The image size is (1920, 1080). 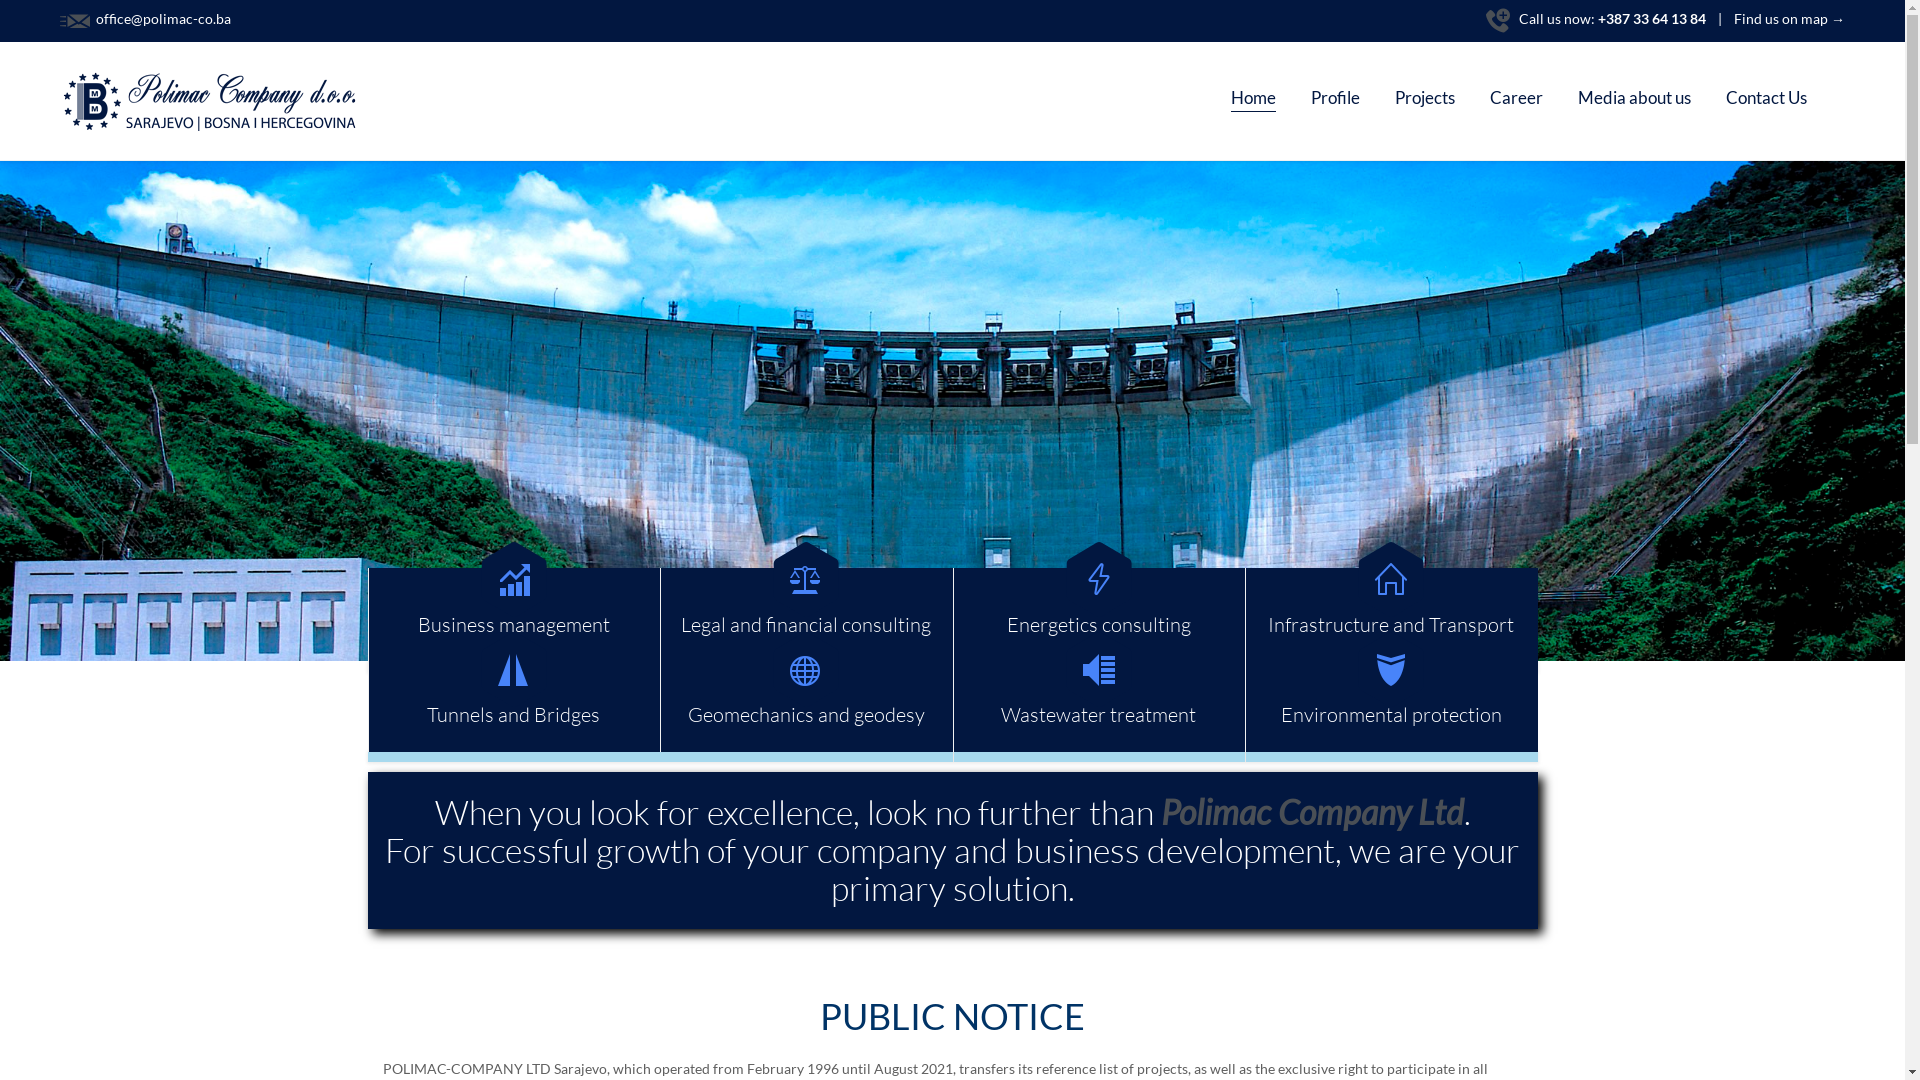 I want to click on 'Career', so click(x=1516, y=100).